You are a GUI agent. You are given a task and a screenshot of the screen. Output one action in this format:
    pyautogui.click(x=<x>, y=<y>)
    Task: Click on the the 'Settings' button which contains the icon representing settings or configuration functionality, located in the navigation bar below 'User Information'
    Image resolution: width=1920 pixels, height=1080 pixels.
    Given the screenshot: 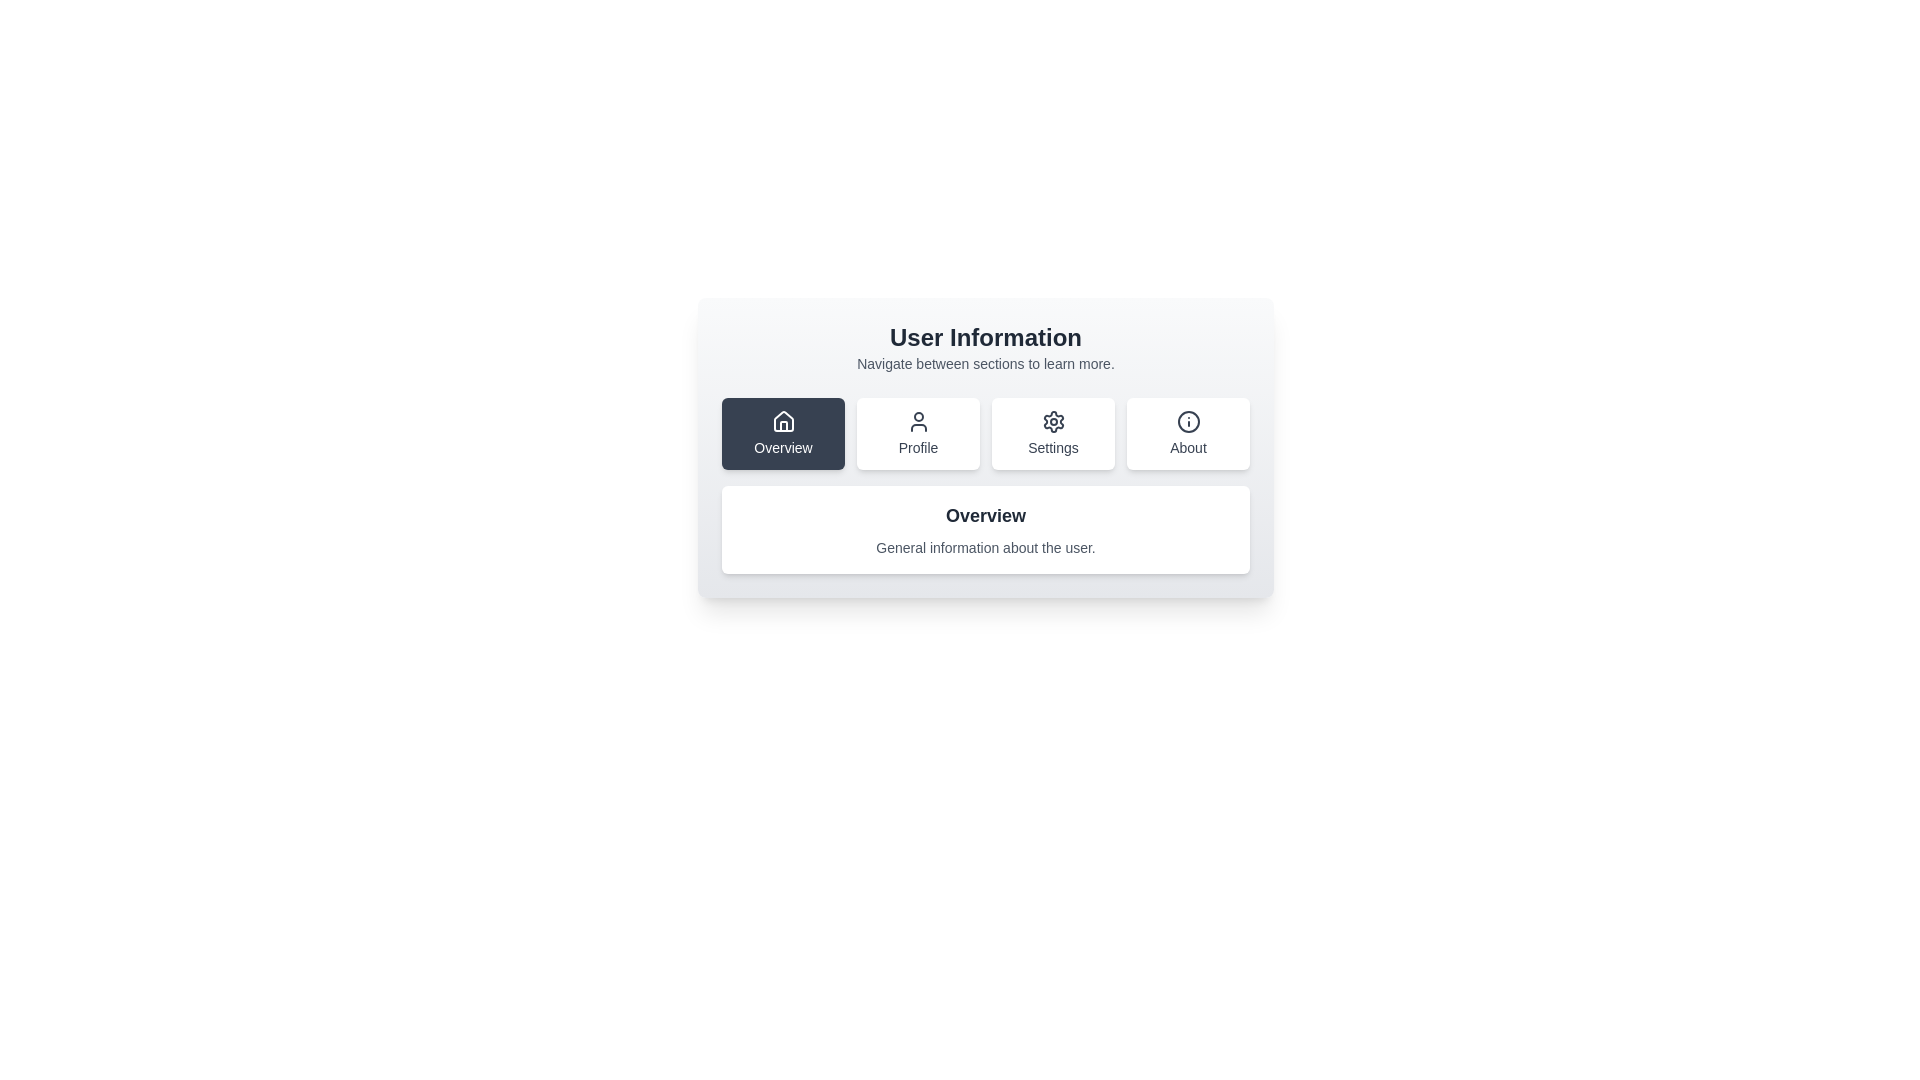 What is the action you would take?
    pyautogui.click(x=1052, y=420)
    